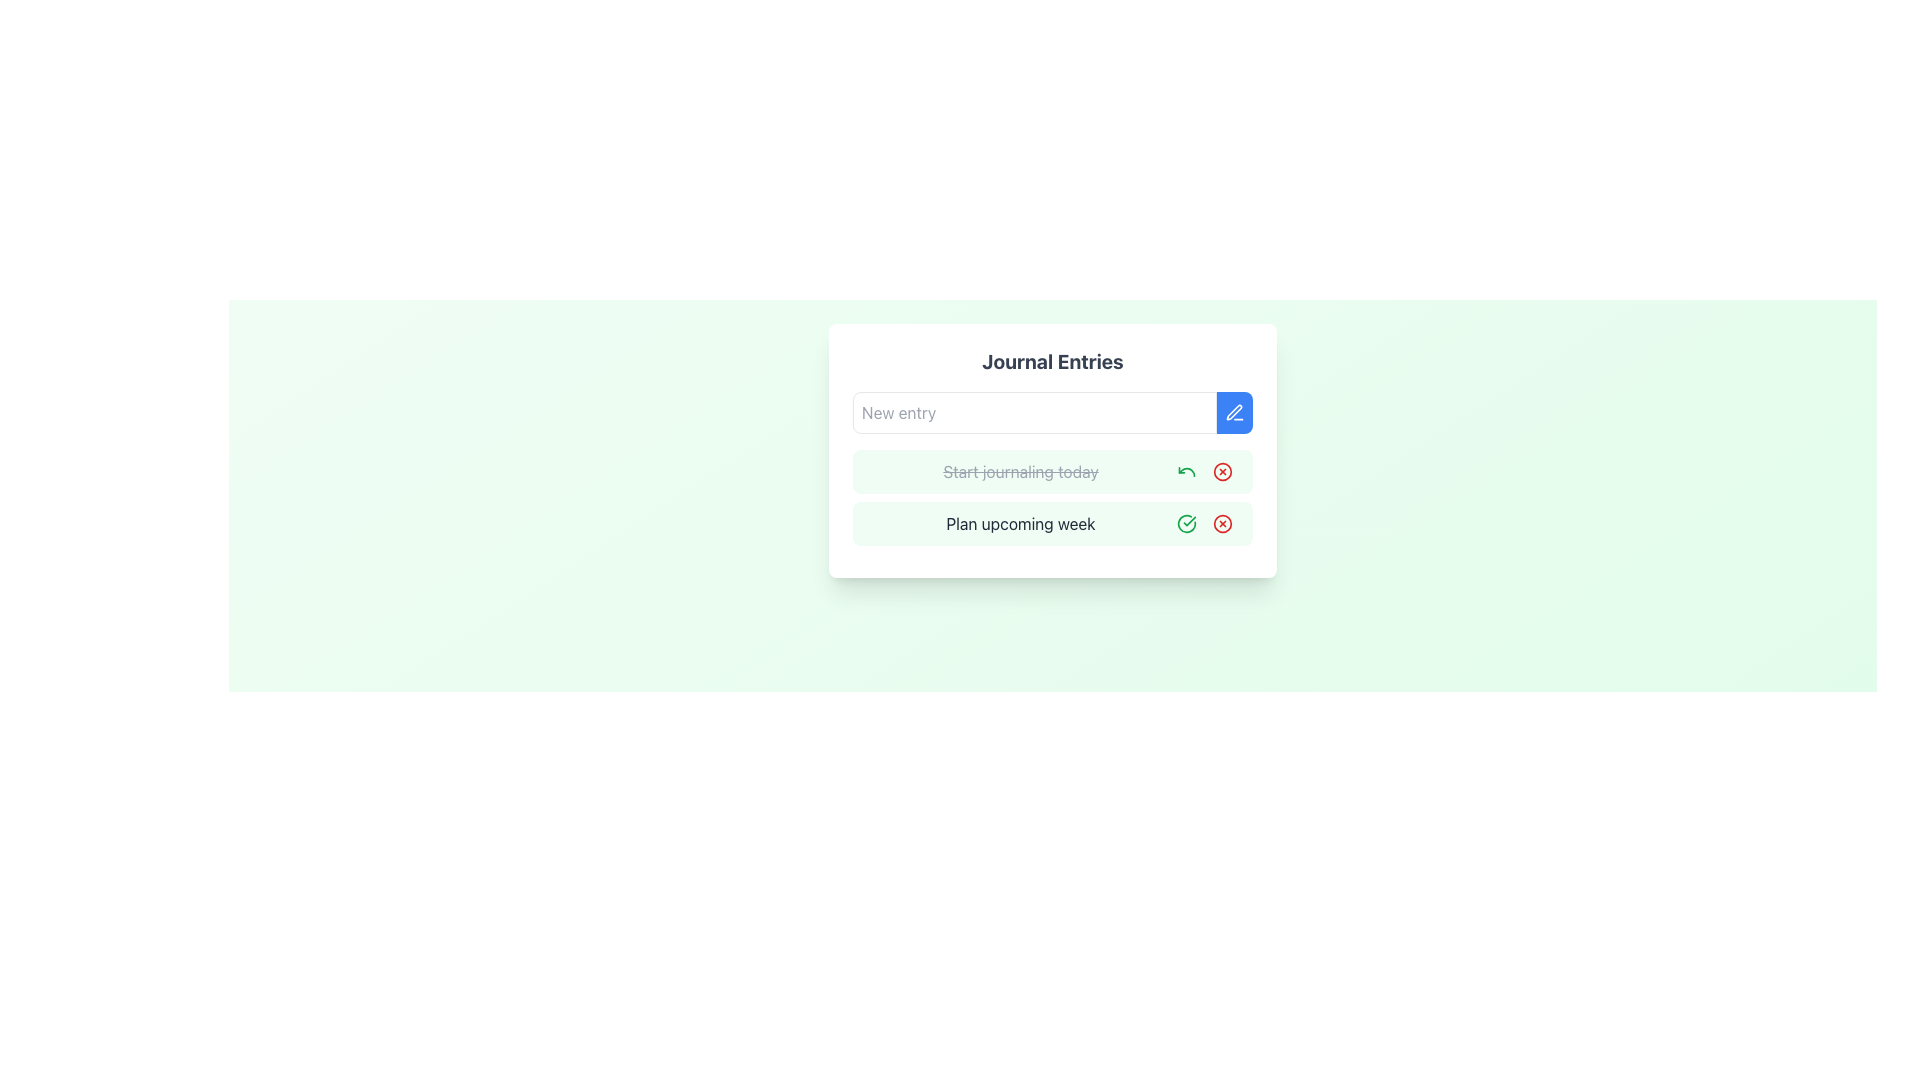 The width and height of the screenshot is (1920, 1080). I want to click on the red cross icon in the action group to reject the task associated with 'Plan upcoming week', so click(1203, 523).